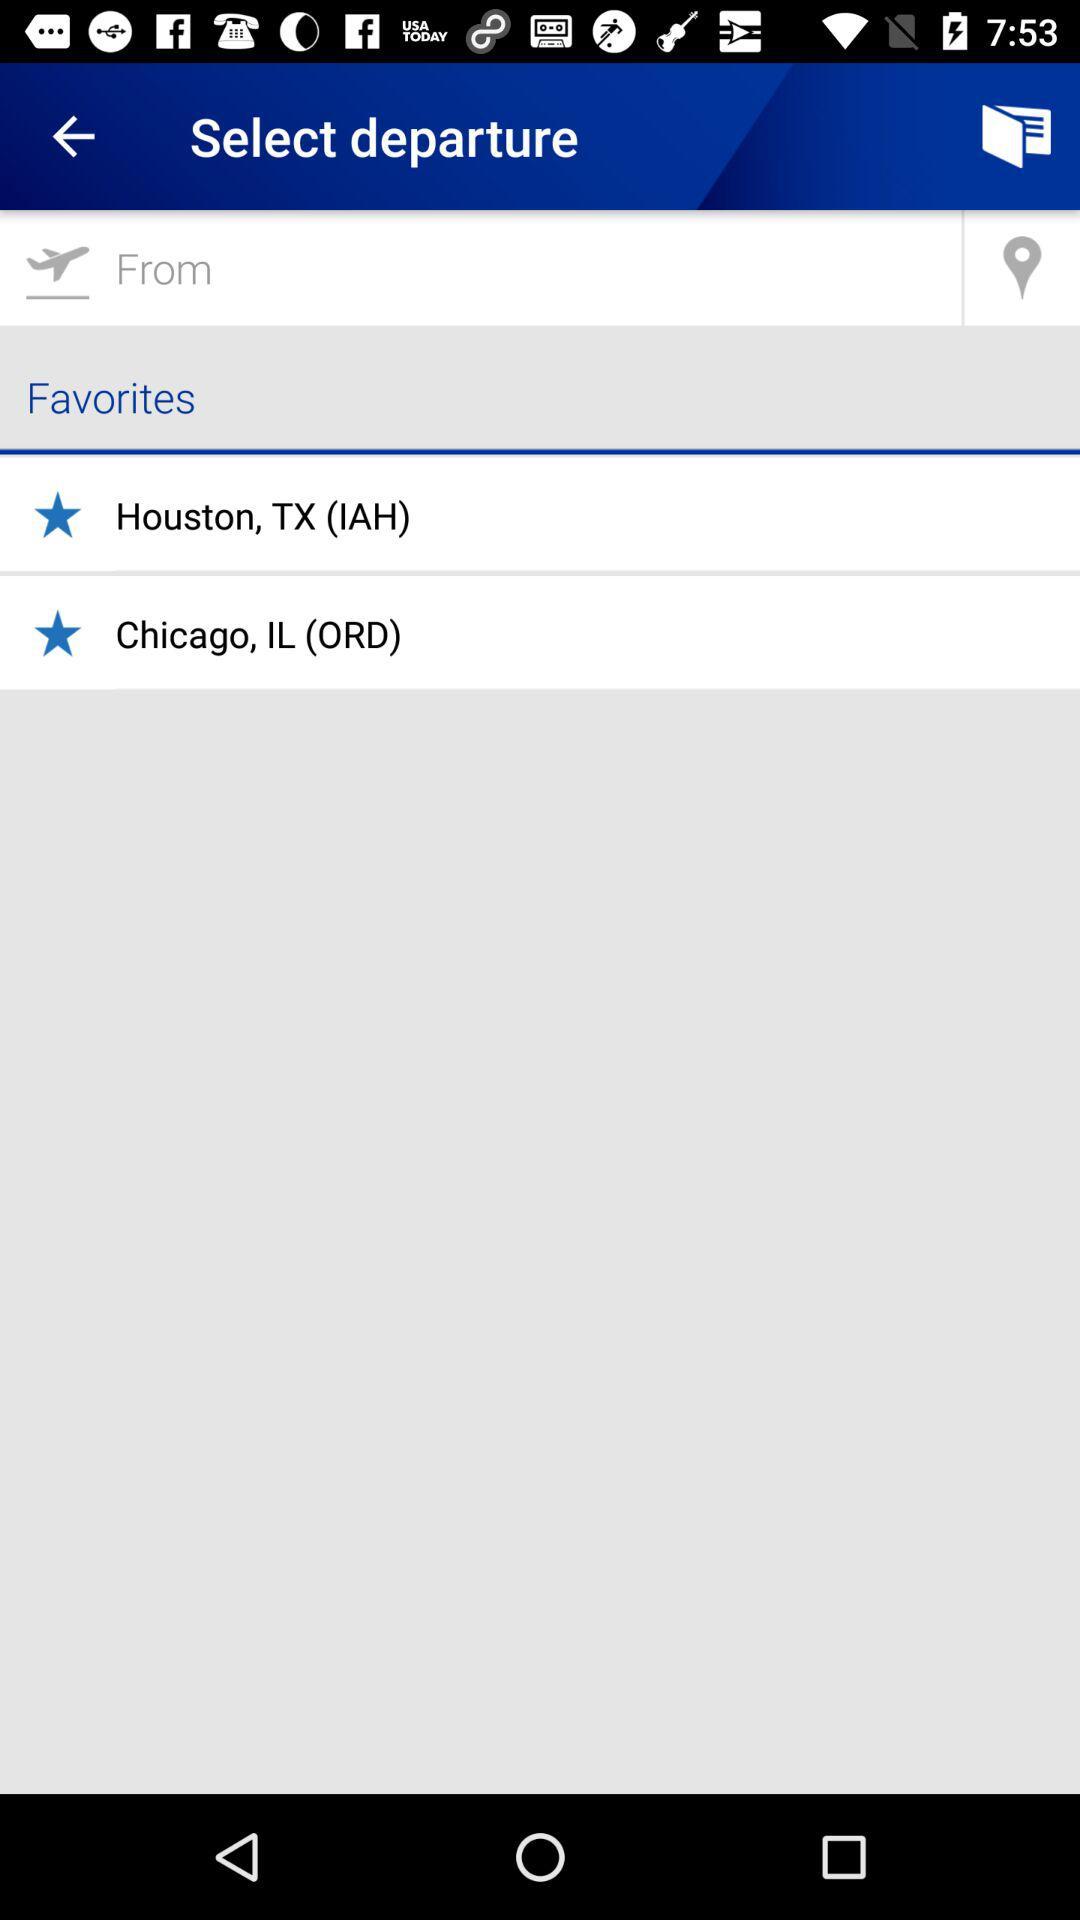 This screenshot has height=1920, width=1080. What do you see at coordinates (257, 632) in the screenshot?
I see `the icon below the houston, tx (iah) item` at bounding box center [257, 632].